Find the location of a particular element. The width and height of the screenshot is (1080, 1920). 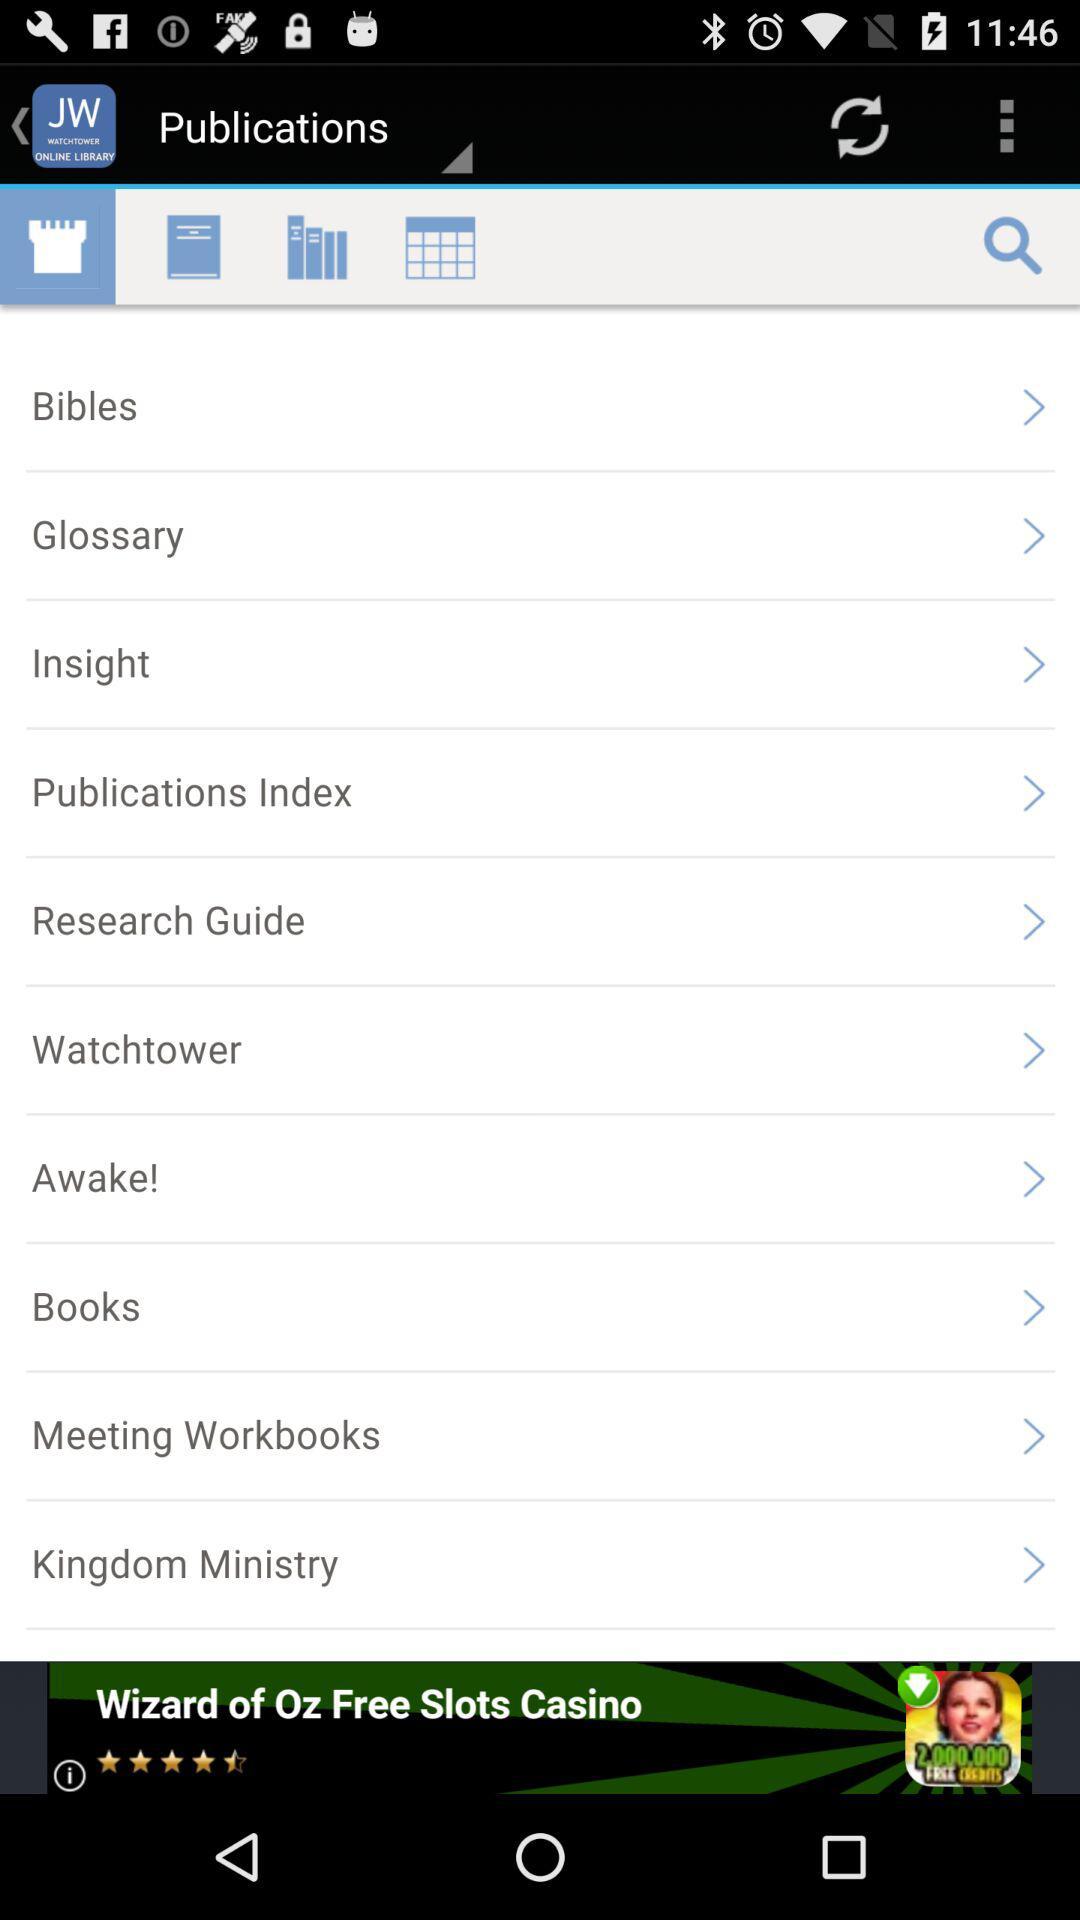

the advertisement is located at coordinates (538, 1727).